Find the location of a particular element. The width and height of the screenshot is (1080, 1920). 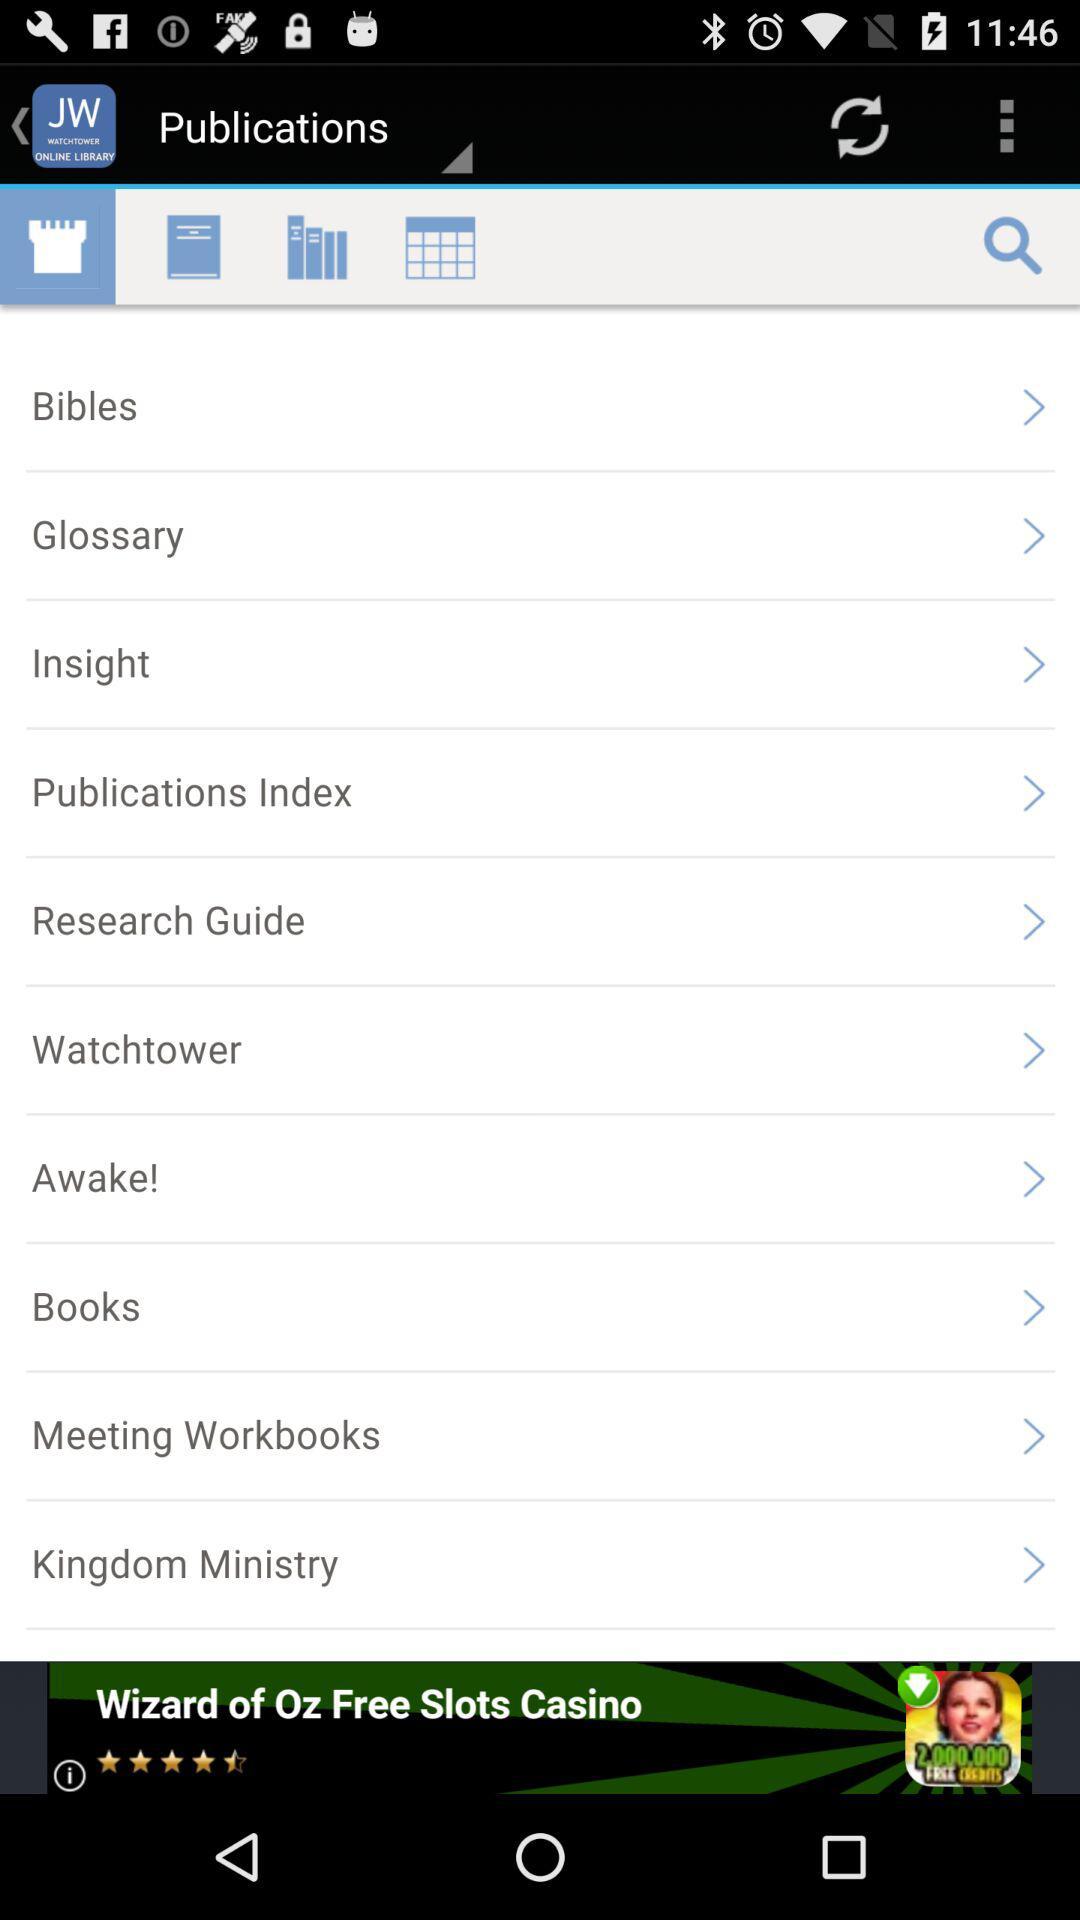

the advertisement is located at coordinates (538, 1727).